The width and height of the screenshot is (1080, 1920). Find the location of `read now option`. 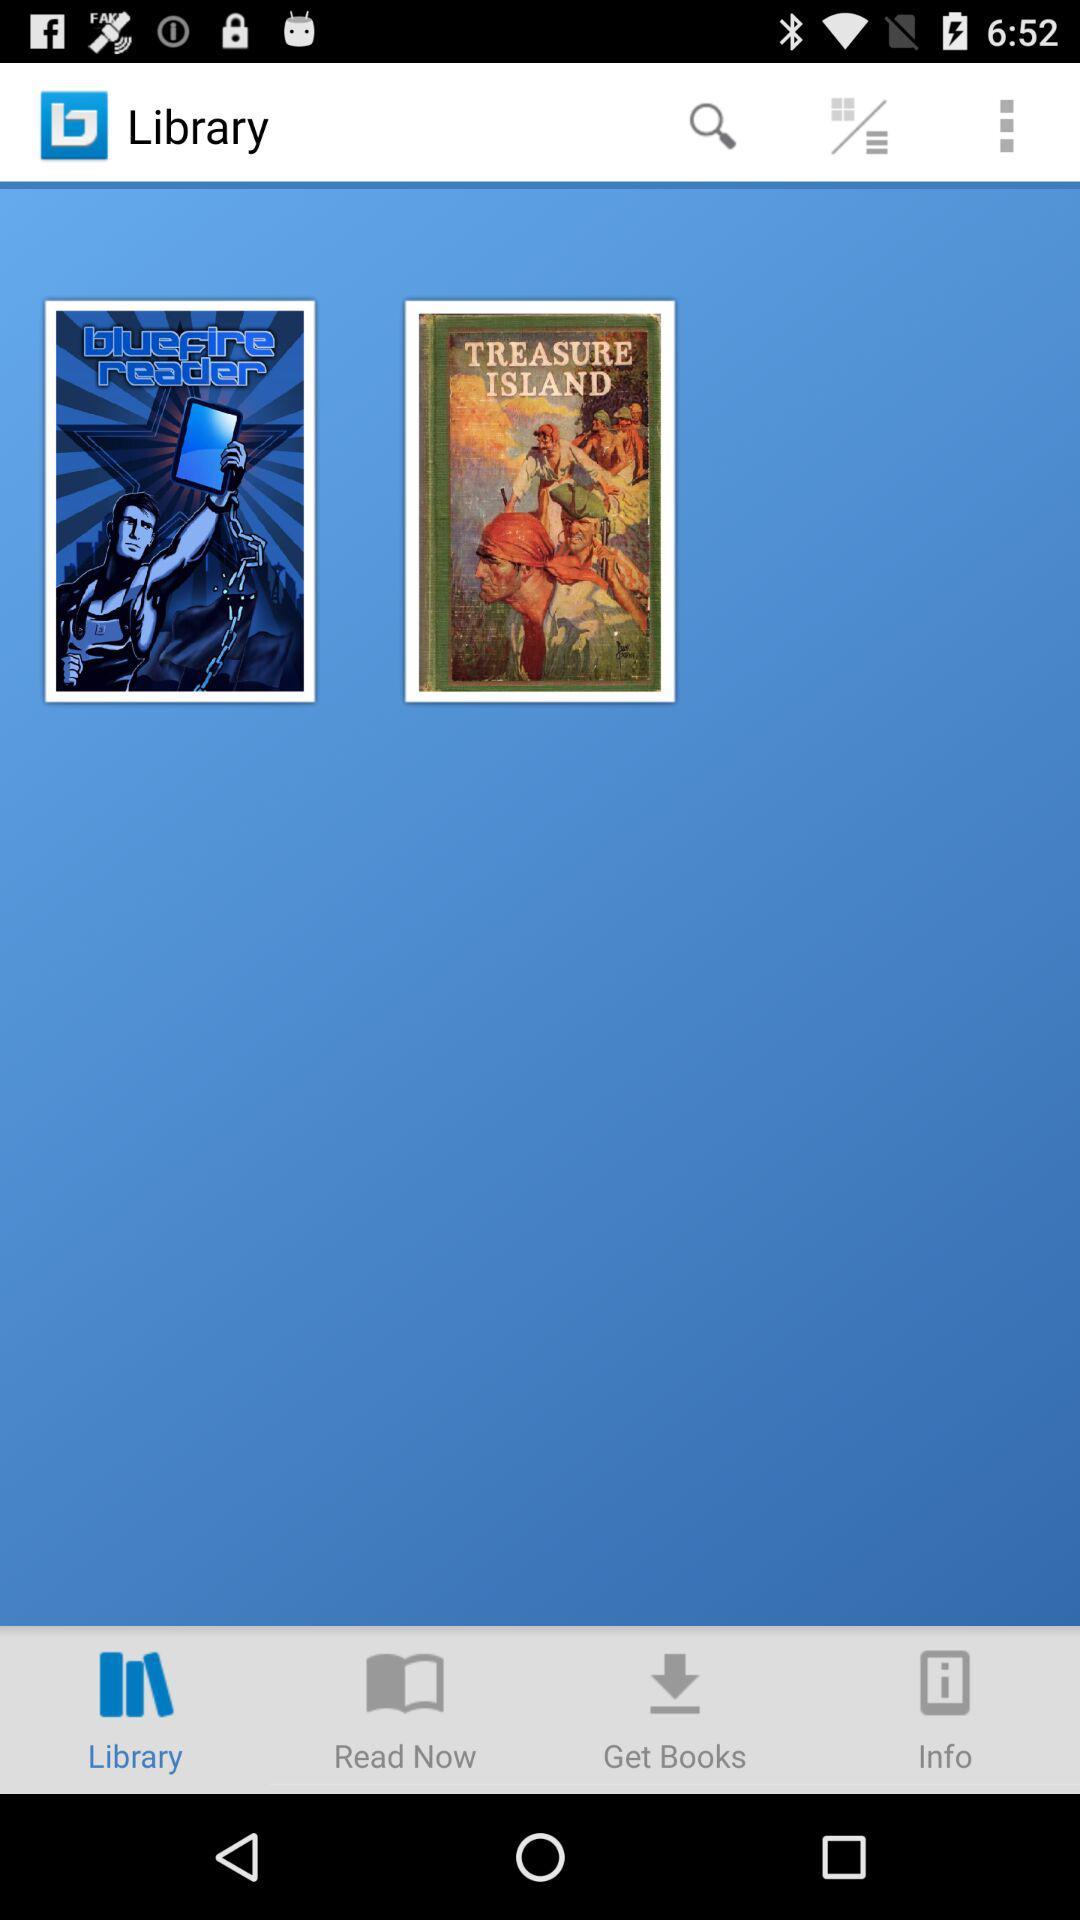

read now option is located at coordinates (405, 1708).